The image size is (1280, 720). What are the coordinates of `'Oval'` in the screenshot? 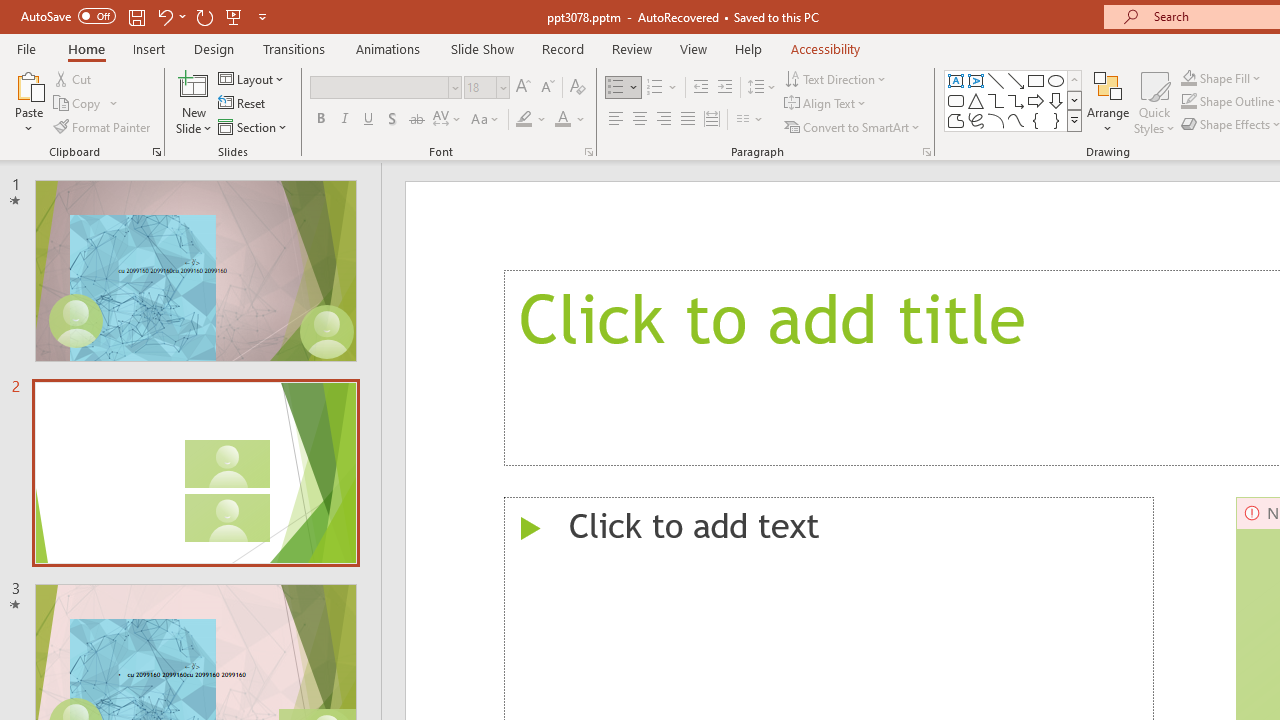 It's located at (1055, 80).